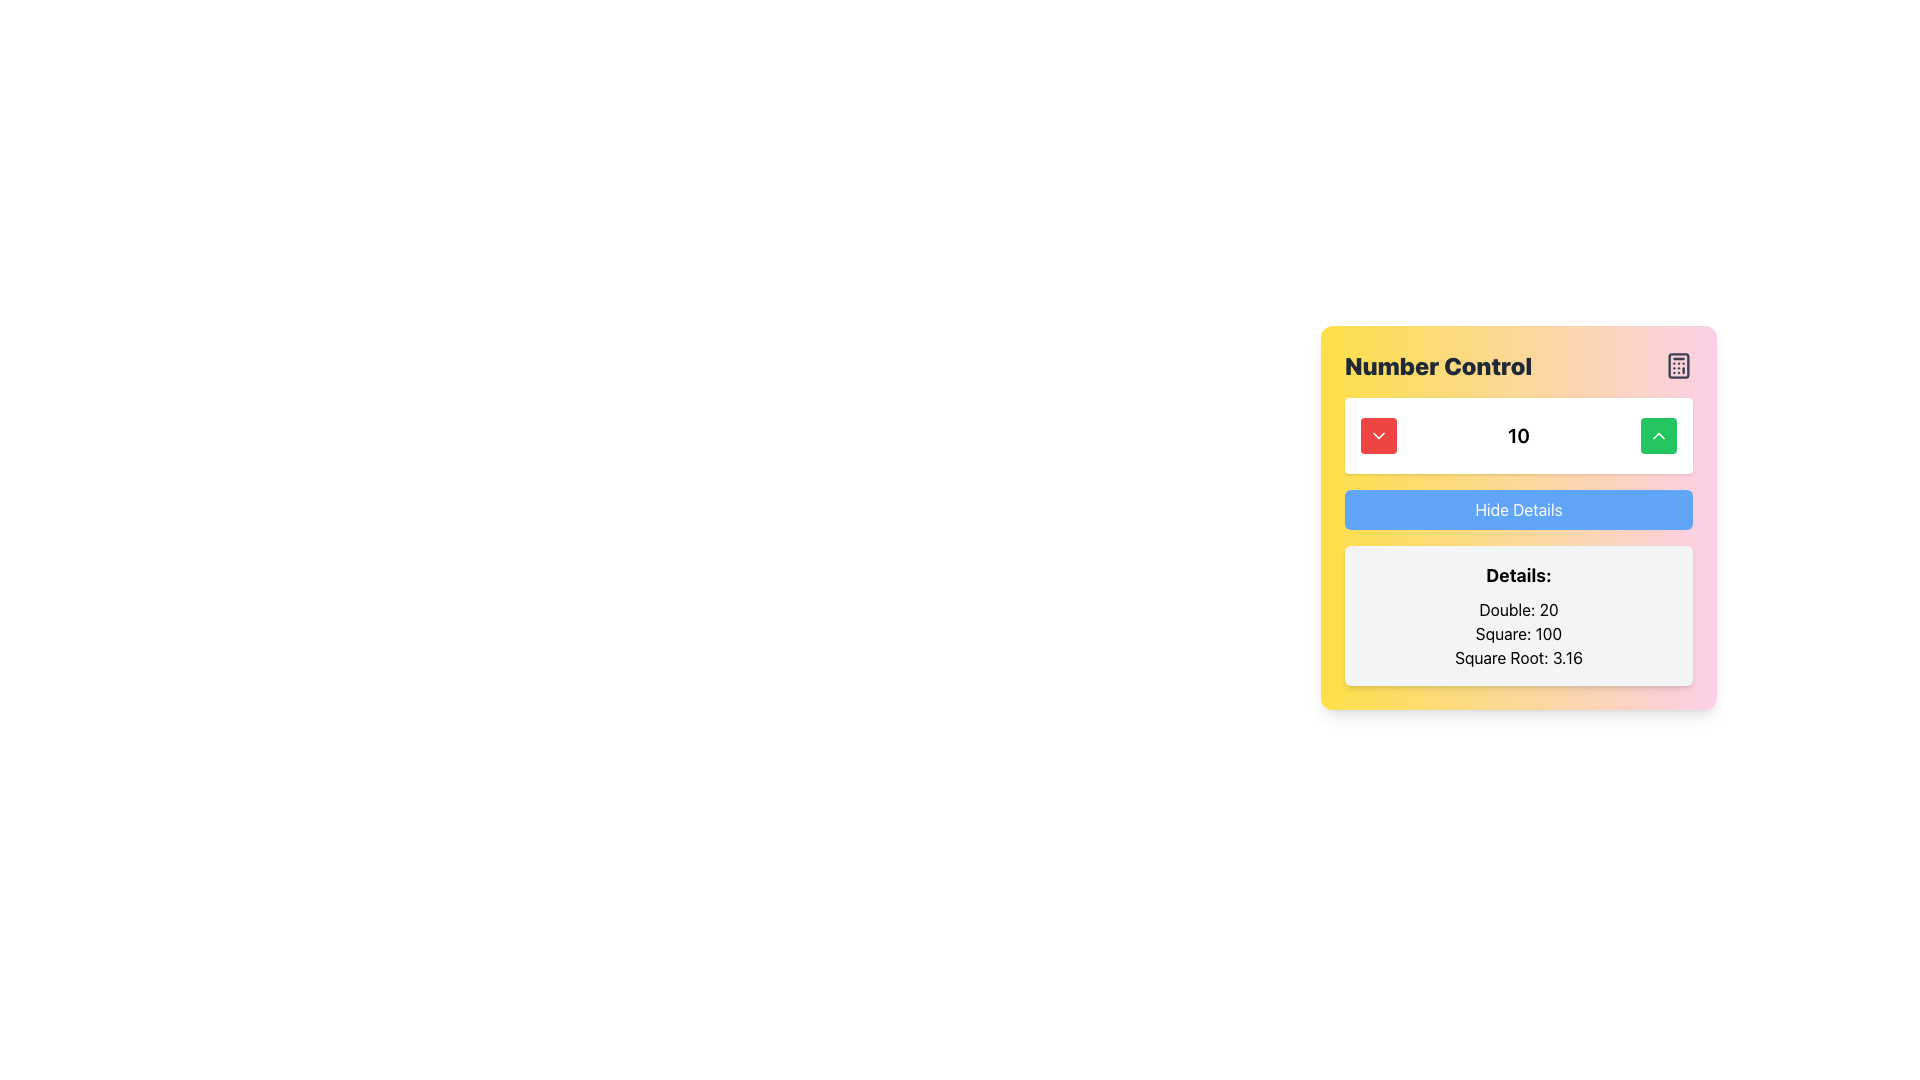 This screenshot has height=1080, width=1920. Describe the element at coordinates (1377, 434) in the screenshot. I see `the decrement button located in the 'Number Control' section` at that location.